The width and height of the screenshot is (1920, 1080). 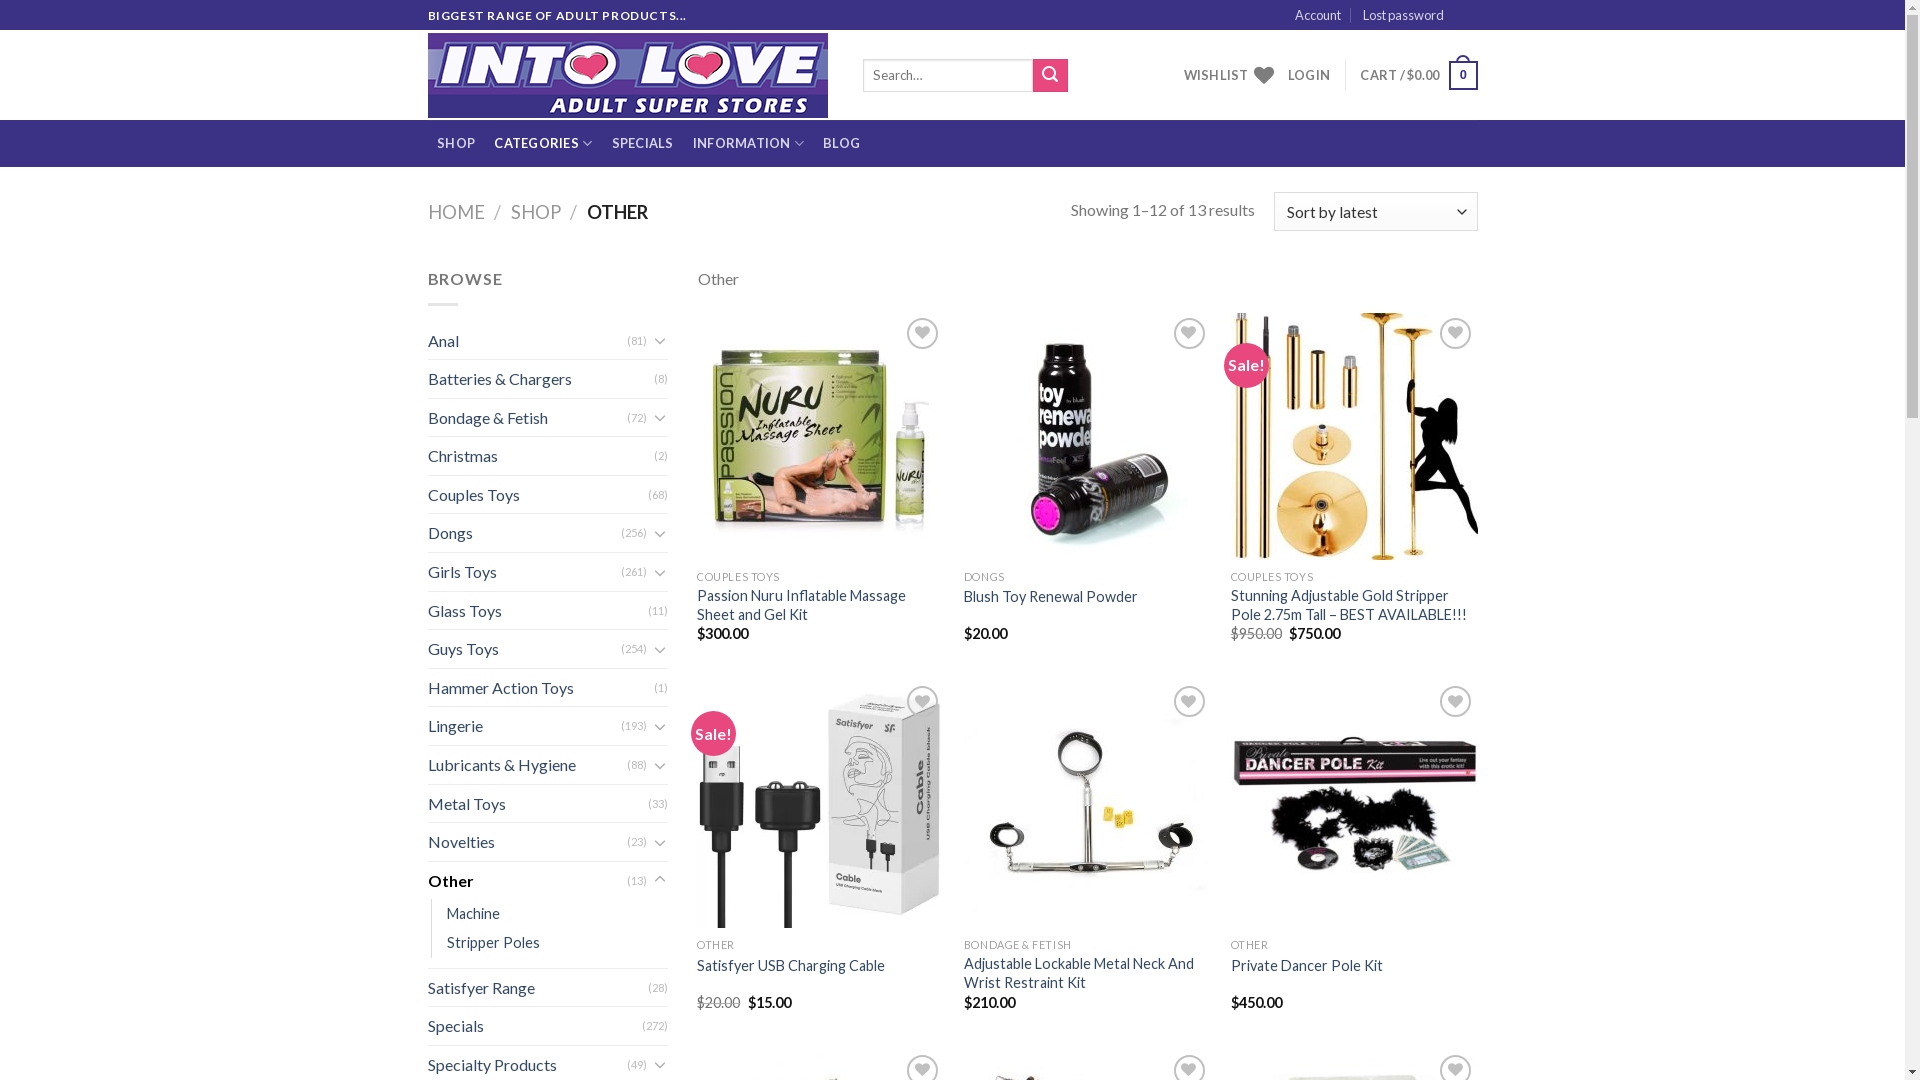 I want to click on 'Machine', so click(x=445, y=913).